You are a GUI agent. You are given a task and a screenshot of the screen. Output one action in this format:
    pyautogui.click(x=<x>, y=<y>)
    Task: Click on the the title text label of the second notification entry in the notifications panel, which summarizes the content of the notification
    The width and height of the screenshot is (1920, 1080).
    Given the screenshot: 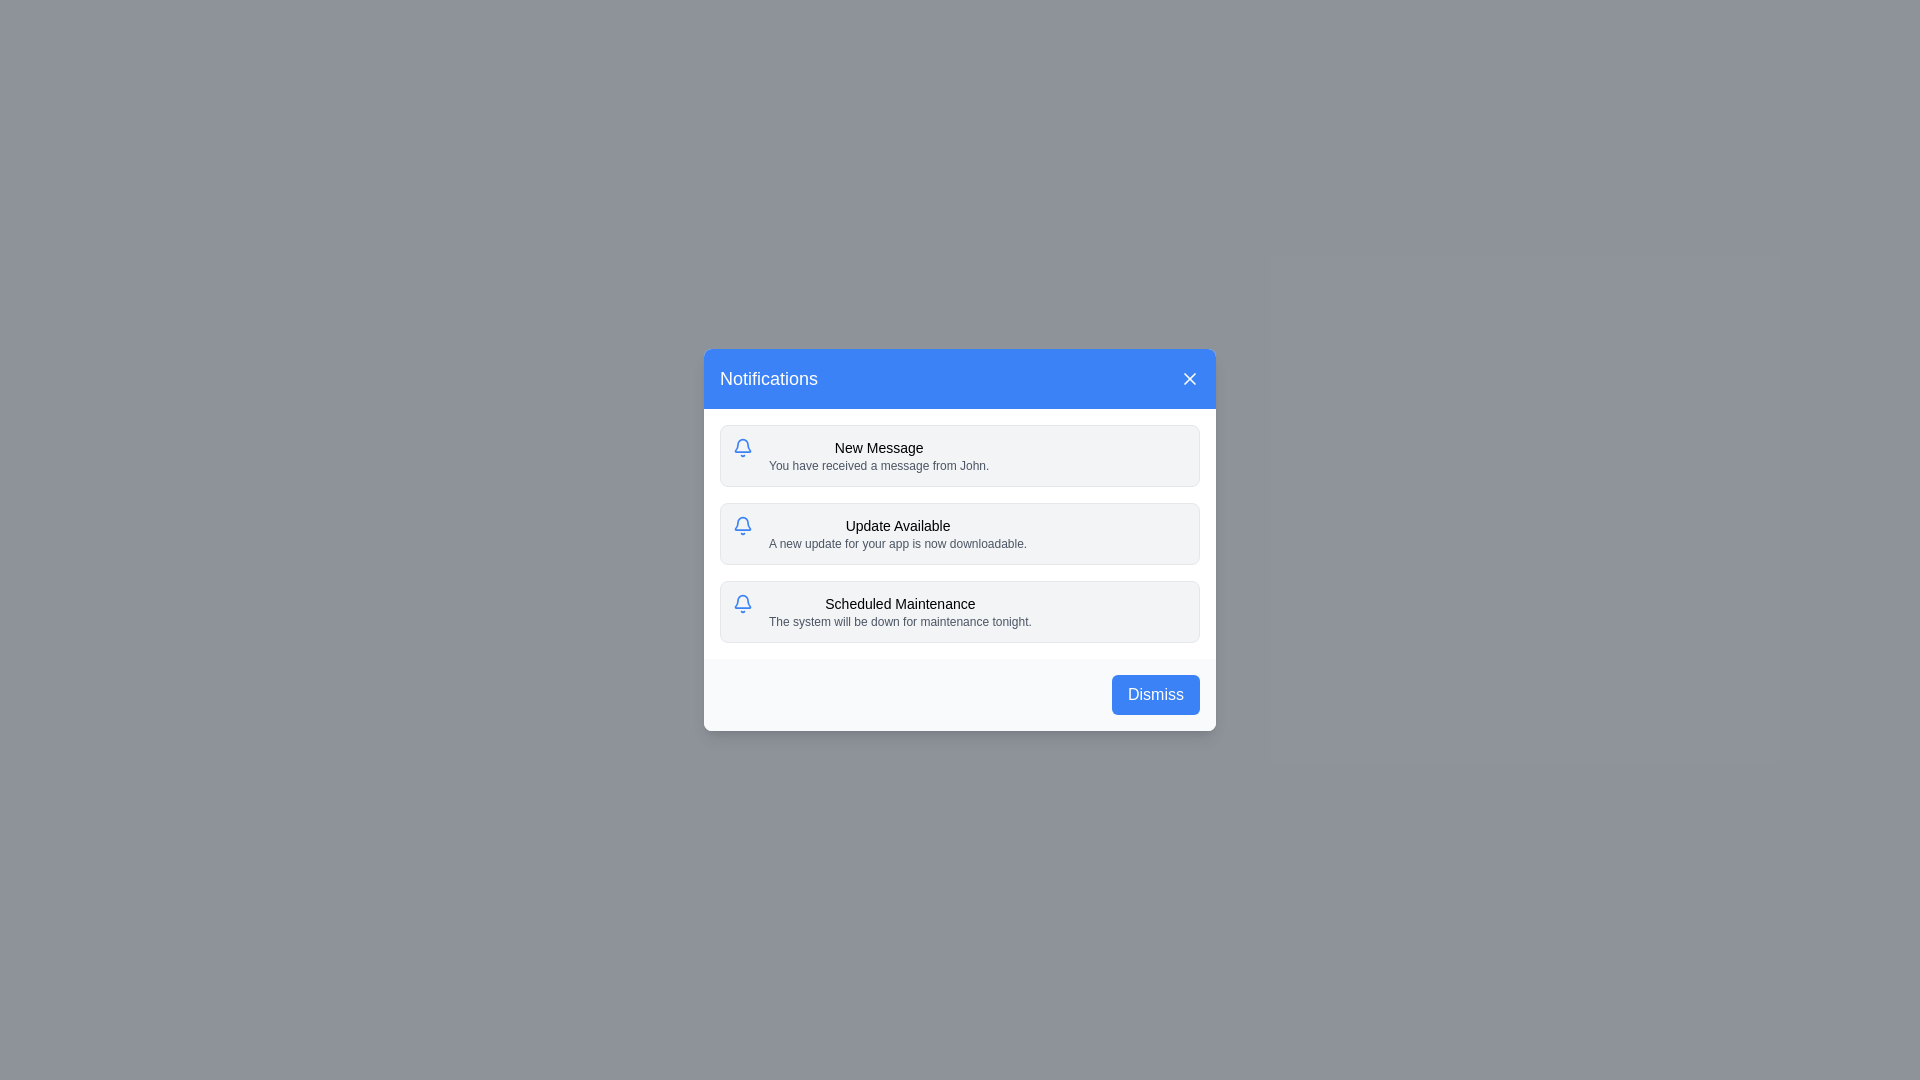 What is the action you would take?
    pyautogui.click(x=897, y=524)
    